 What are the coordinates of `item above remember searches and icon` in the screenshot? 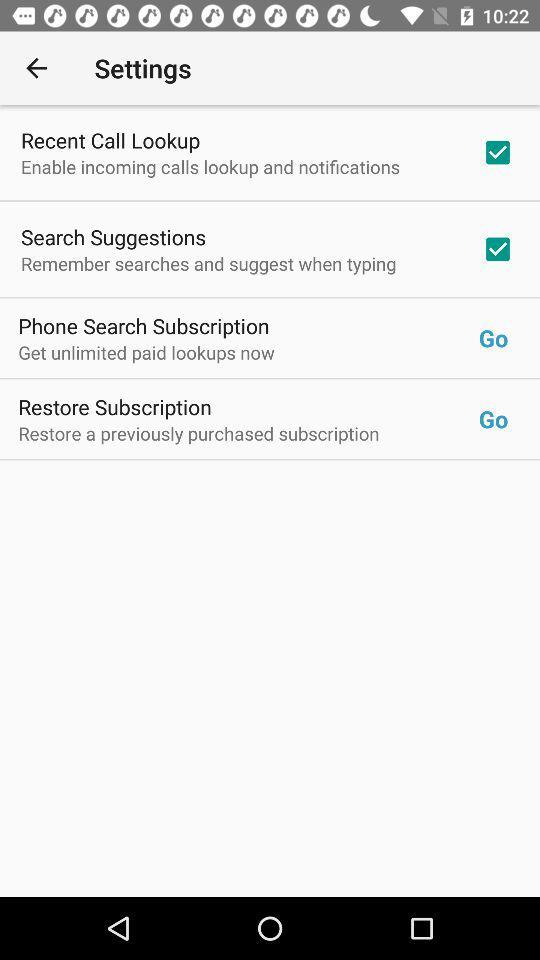 It's located at (113, 237).